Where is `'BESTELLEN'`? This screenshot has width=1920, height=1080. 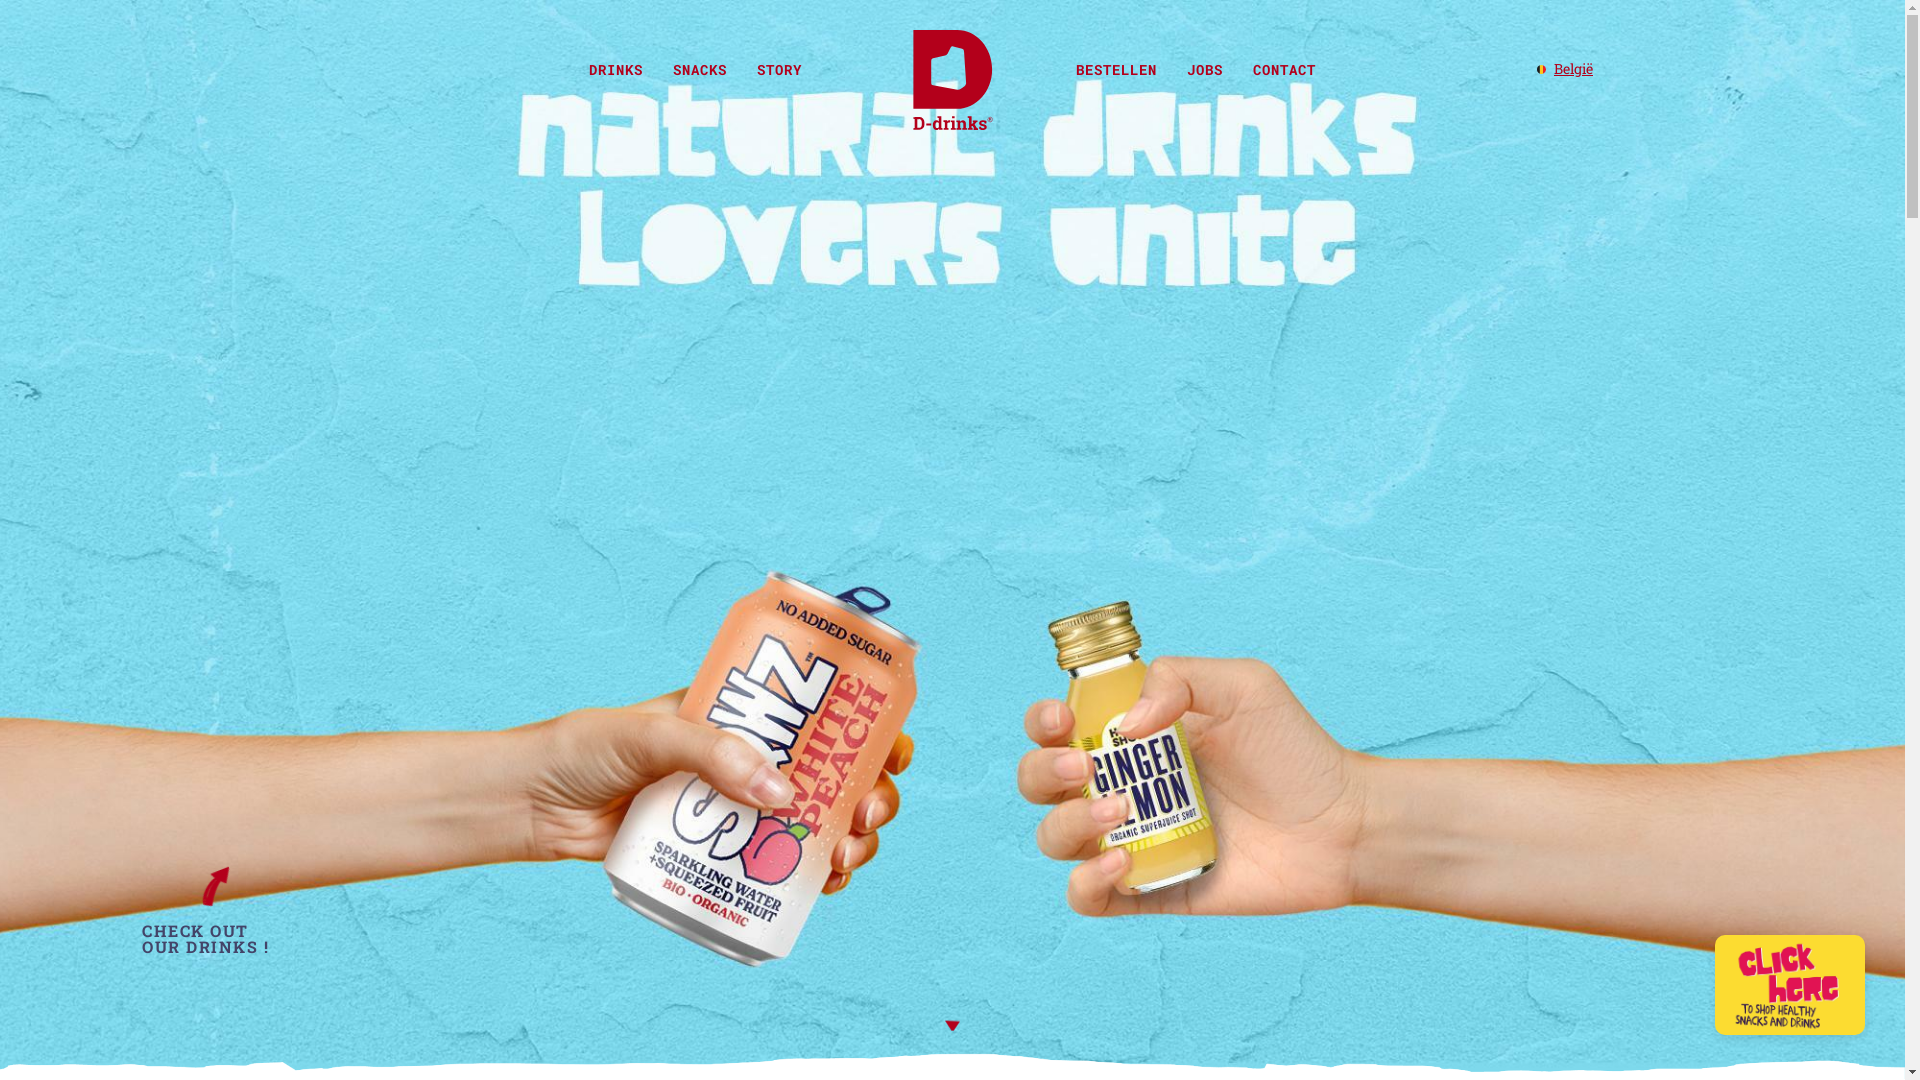 'BESTELLEN' is located at coordinates (1059, 68).